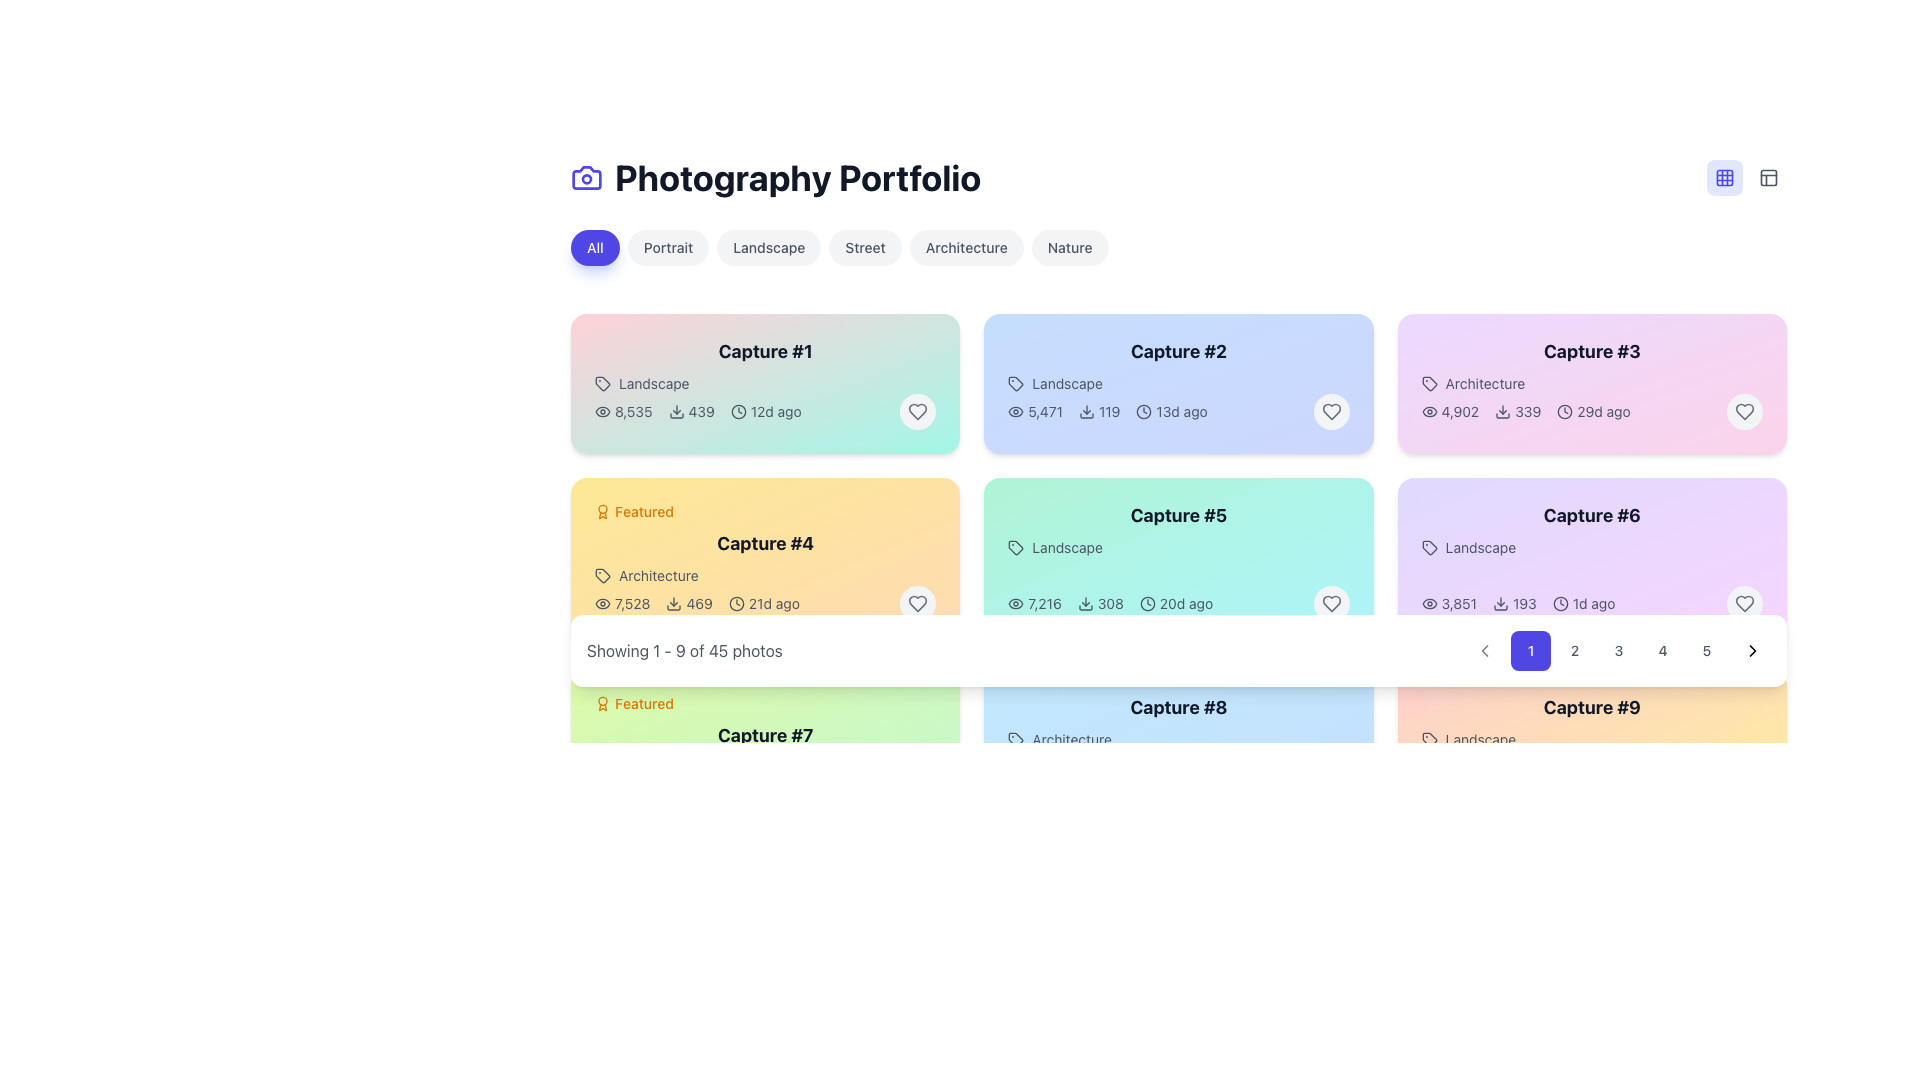 The image size is (1920, 1080). What do you see at coordinates (1099, 603) in the screenshot?
I see `the combined UI component displaying the text '308' and a downward-pointing arrow icon, which indicates a download action` at bounding box center [1099, 603].